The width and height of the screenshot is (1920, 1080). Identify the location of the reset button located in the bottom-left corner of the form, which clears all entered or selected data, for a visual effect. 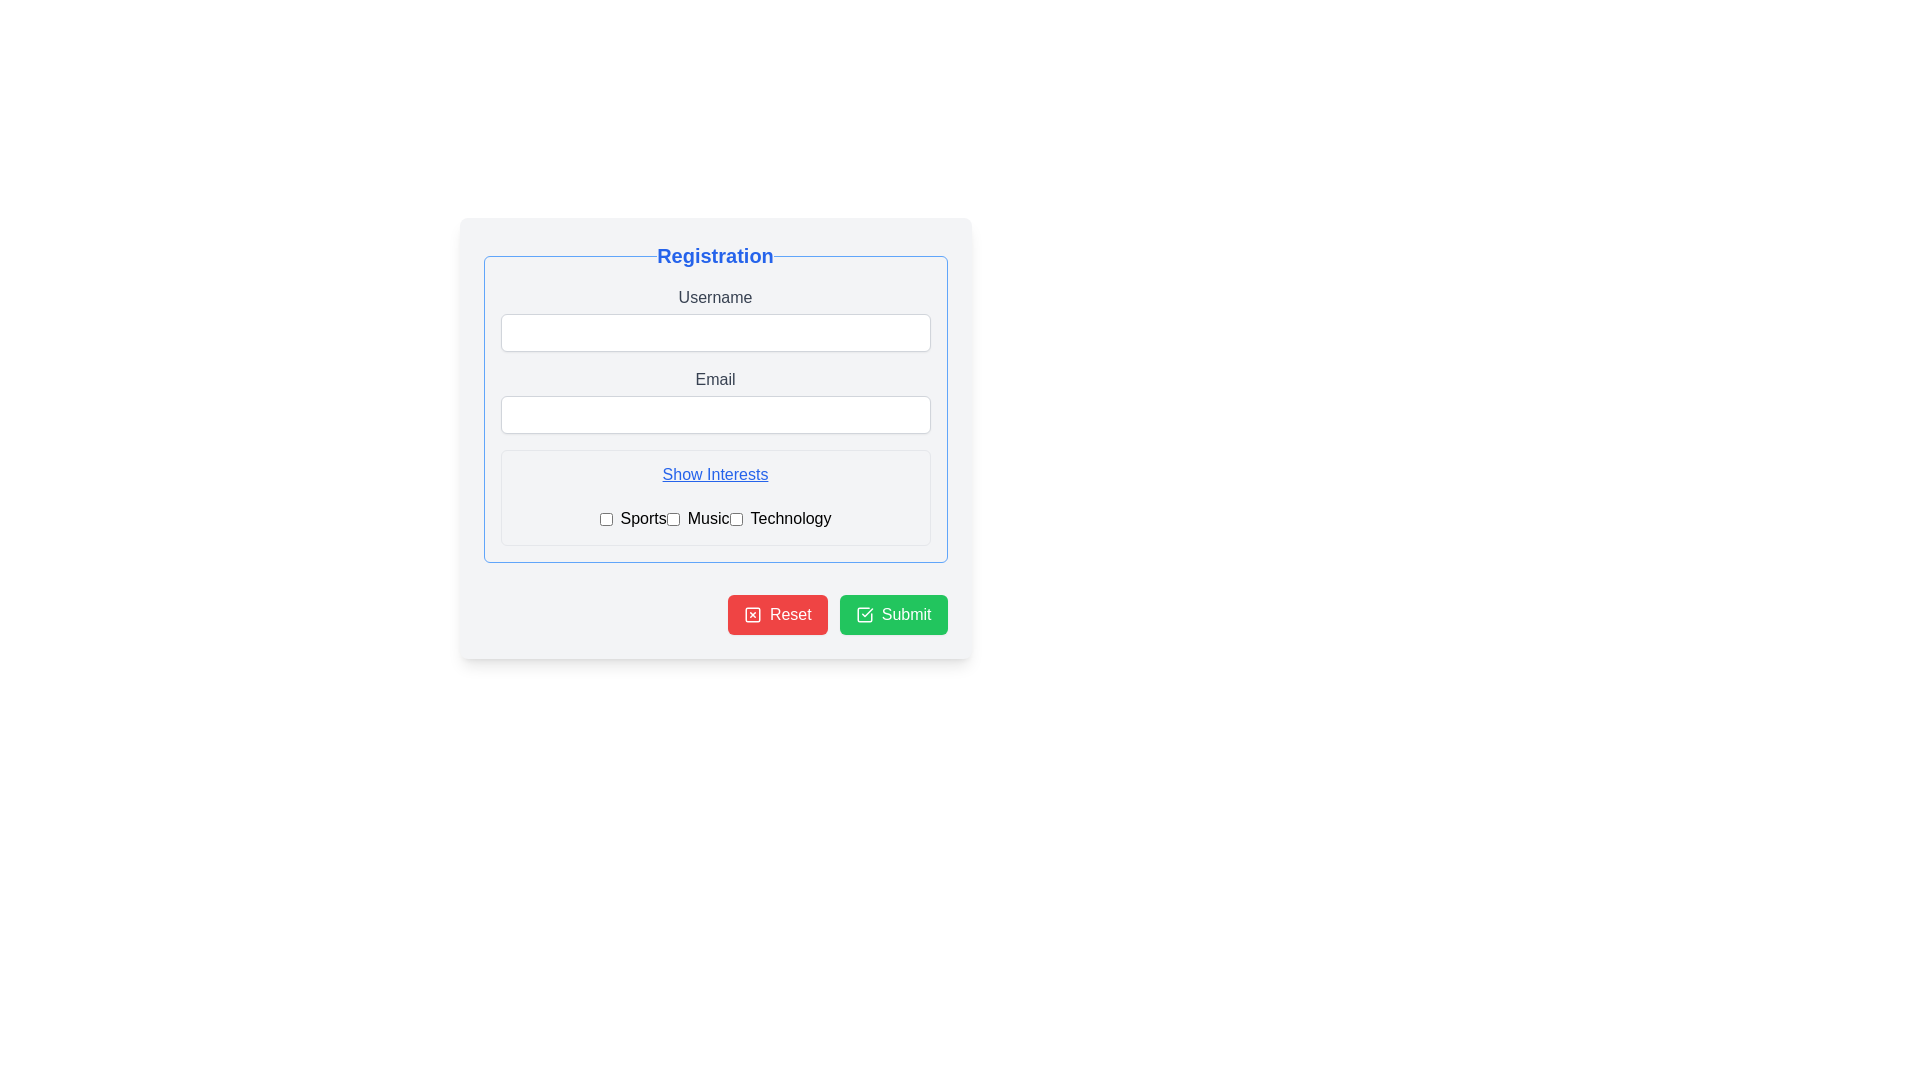
(776, 613).